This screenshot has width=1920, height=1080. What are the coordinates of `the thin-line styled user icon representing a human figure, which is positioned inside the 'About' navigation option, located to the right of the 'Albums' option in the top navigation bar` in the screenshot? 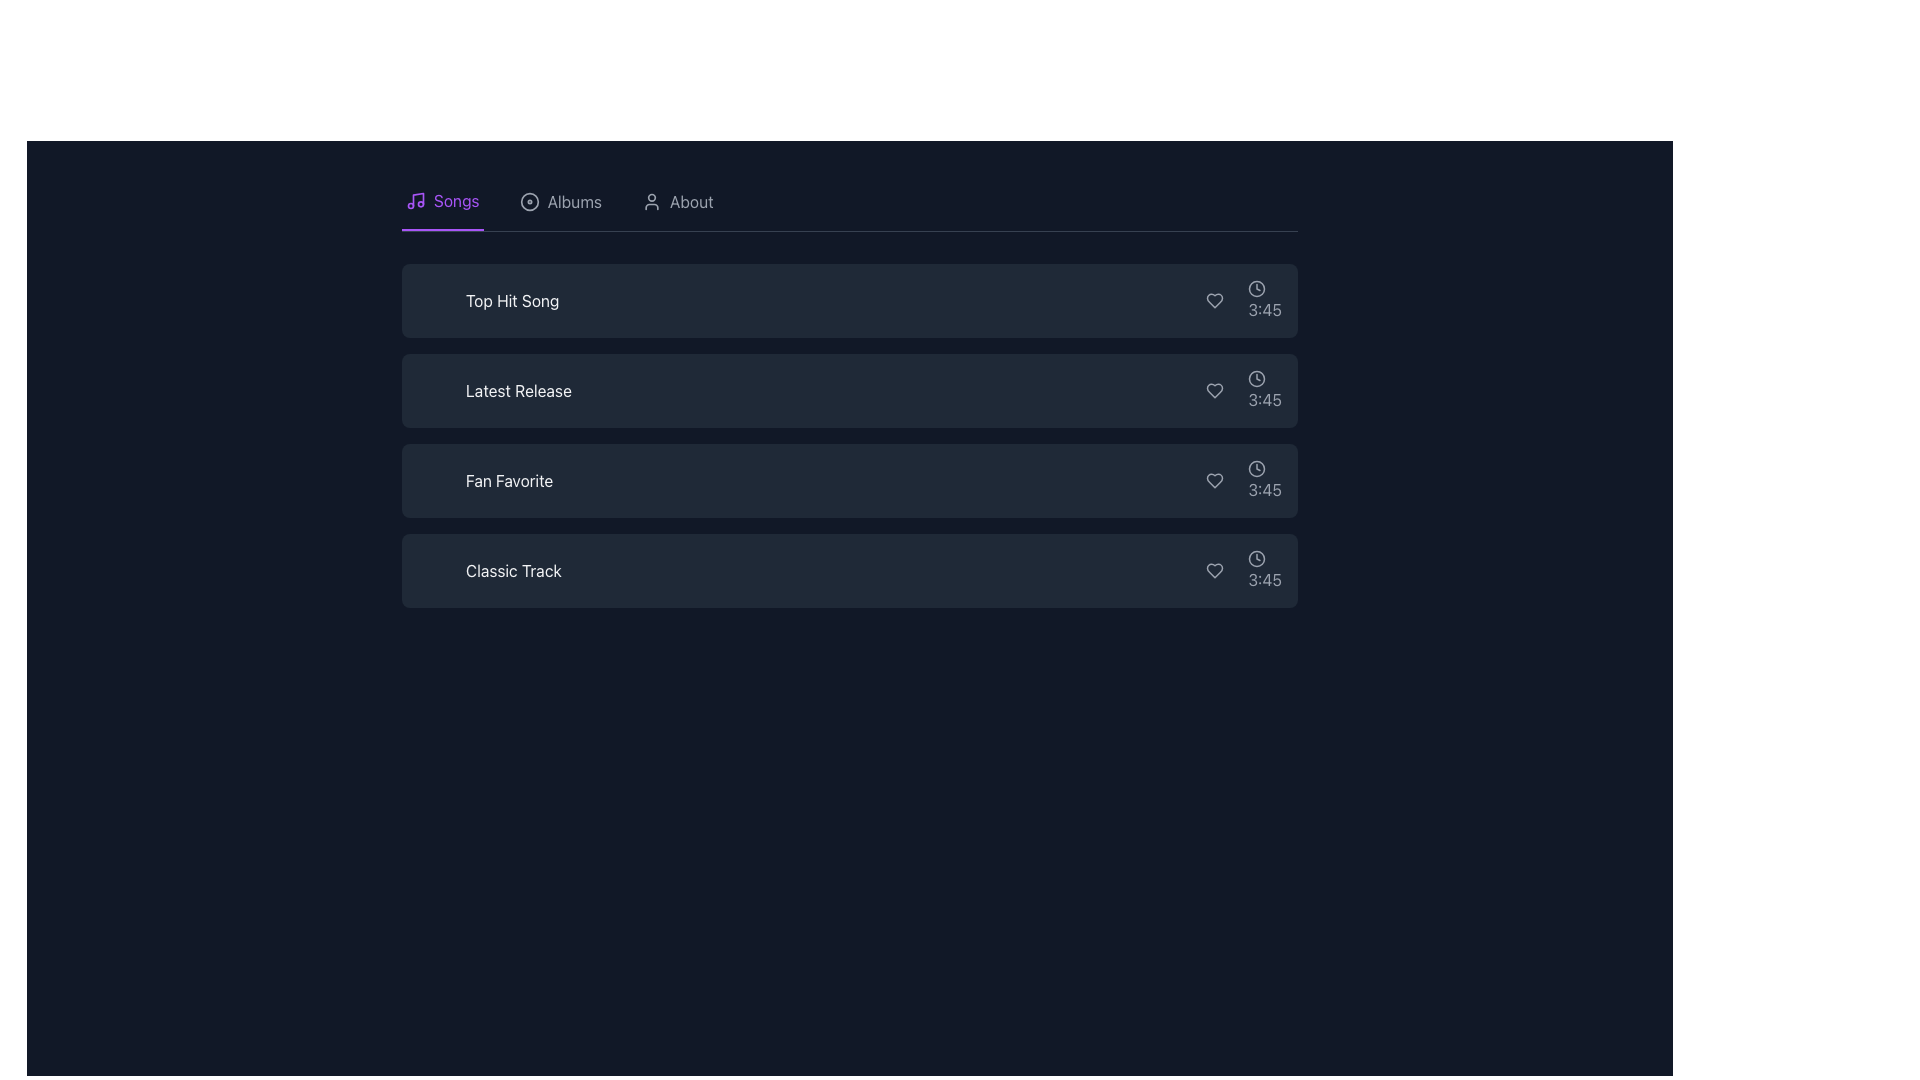 It's located at (652, 201).